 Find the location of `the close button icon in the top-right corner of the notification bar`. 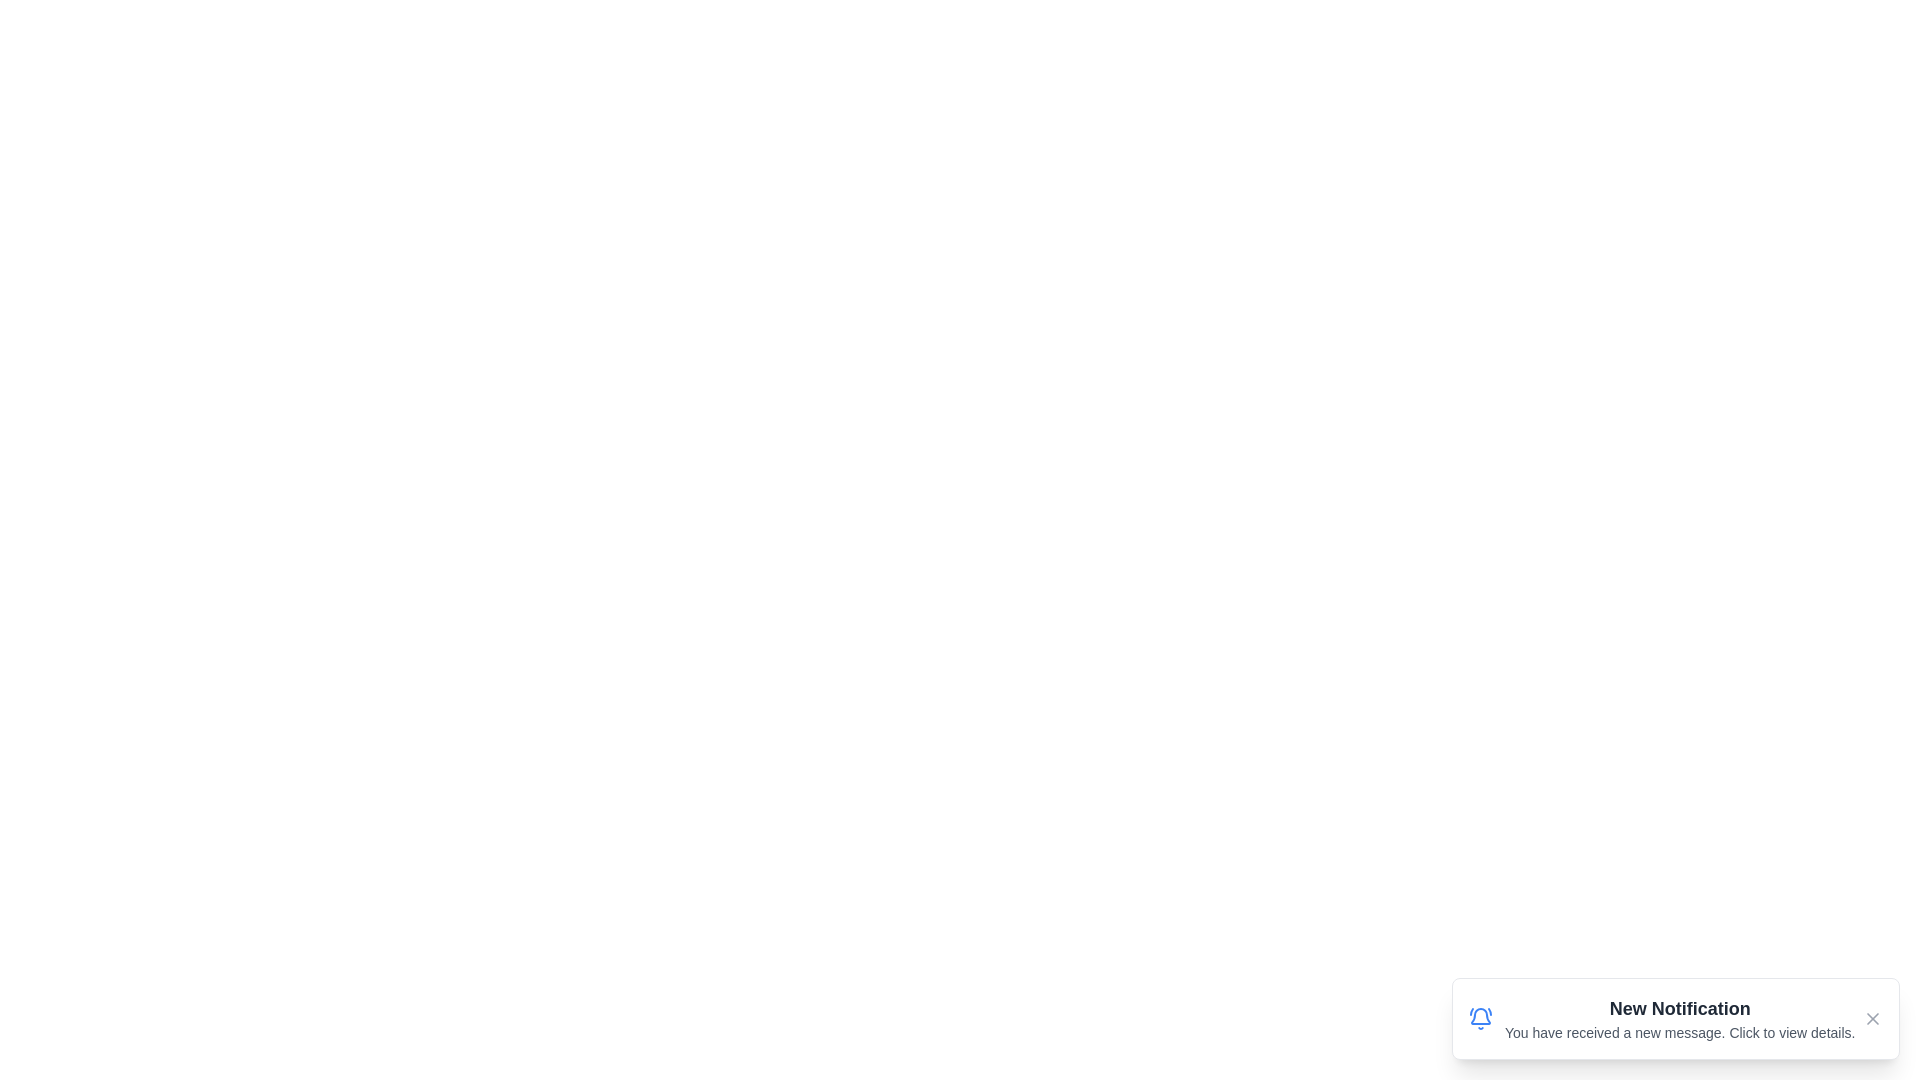

the close button icon in the top-right corner of the notification bar is located at coordinates (1871, 1018).